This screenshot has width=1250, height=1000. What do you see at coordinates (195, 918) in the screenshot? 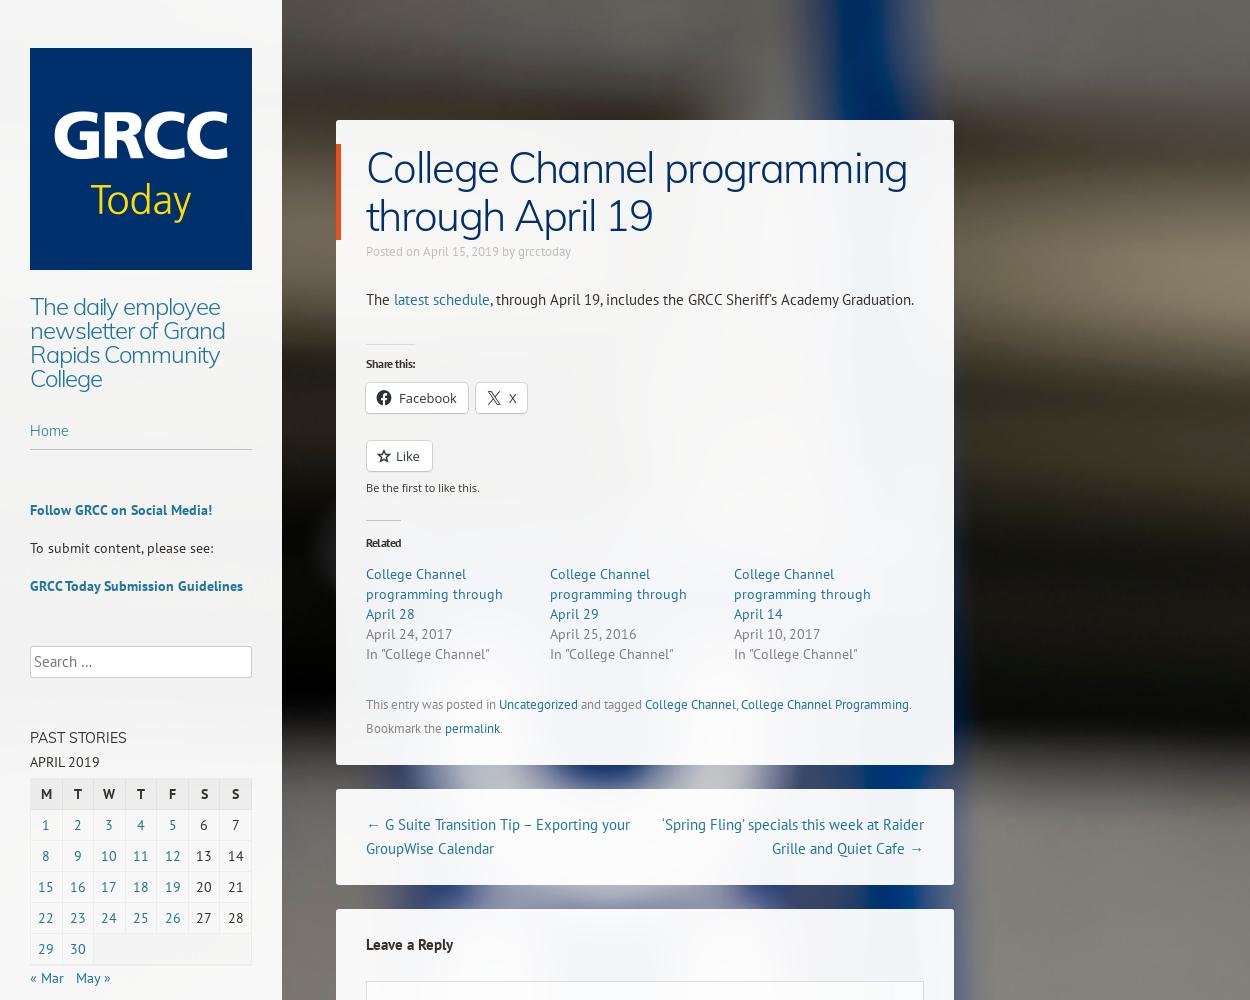
I see `'27'` at bounding box center [195, 918].